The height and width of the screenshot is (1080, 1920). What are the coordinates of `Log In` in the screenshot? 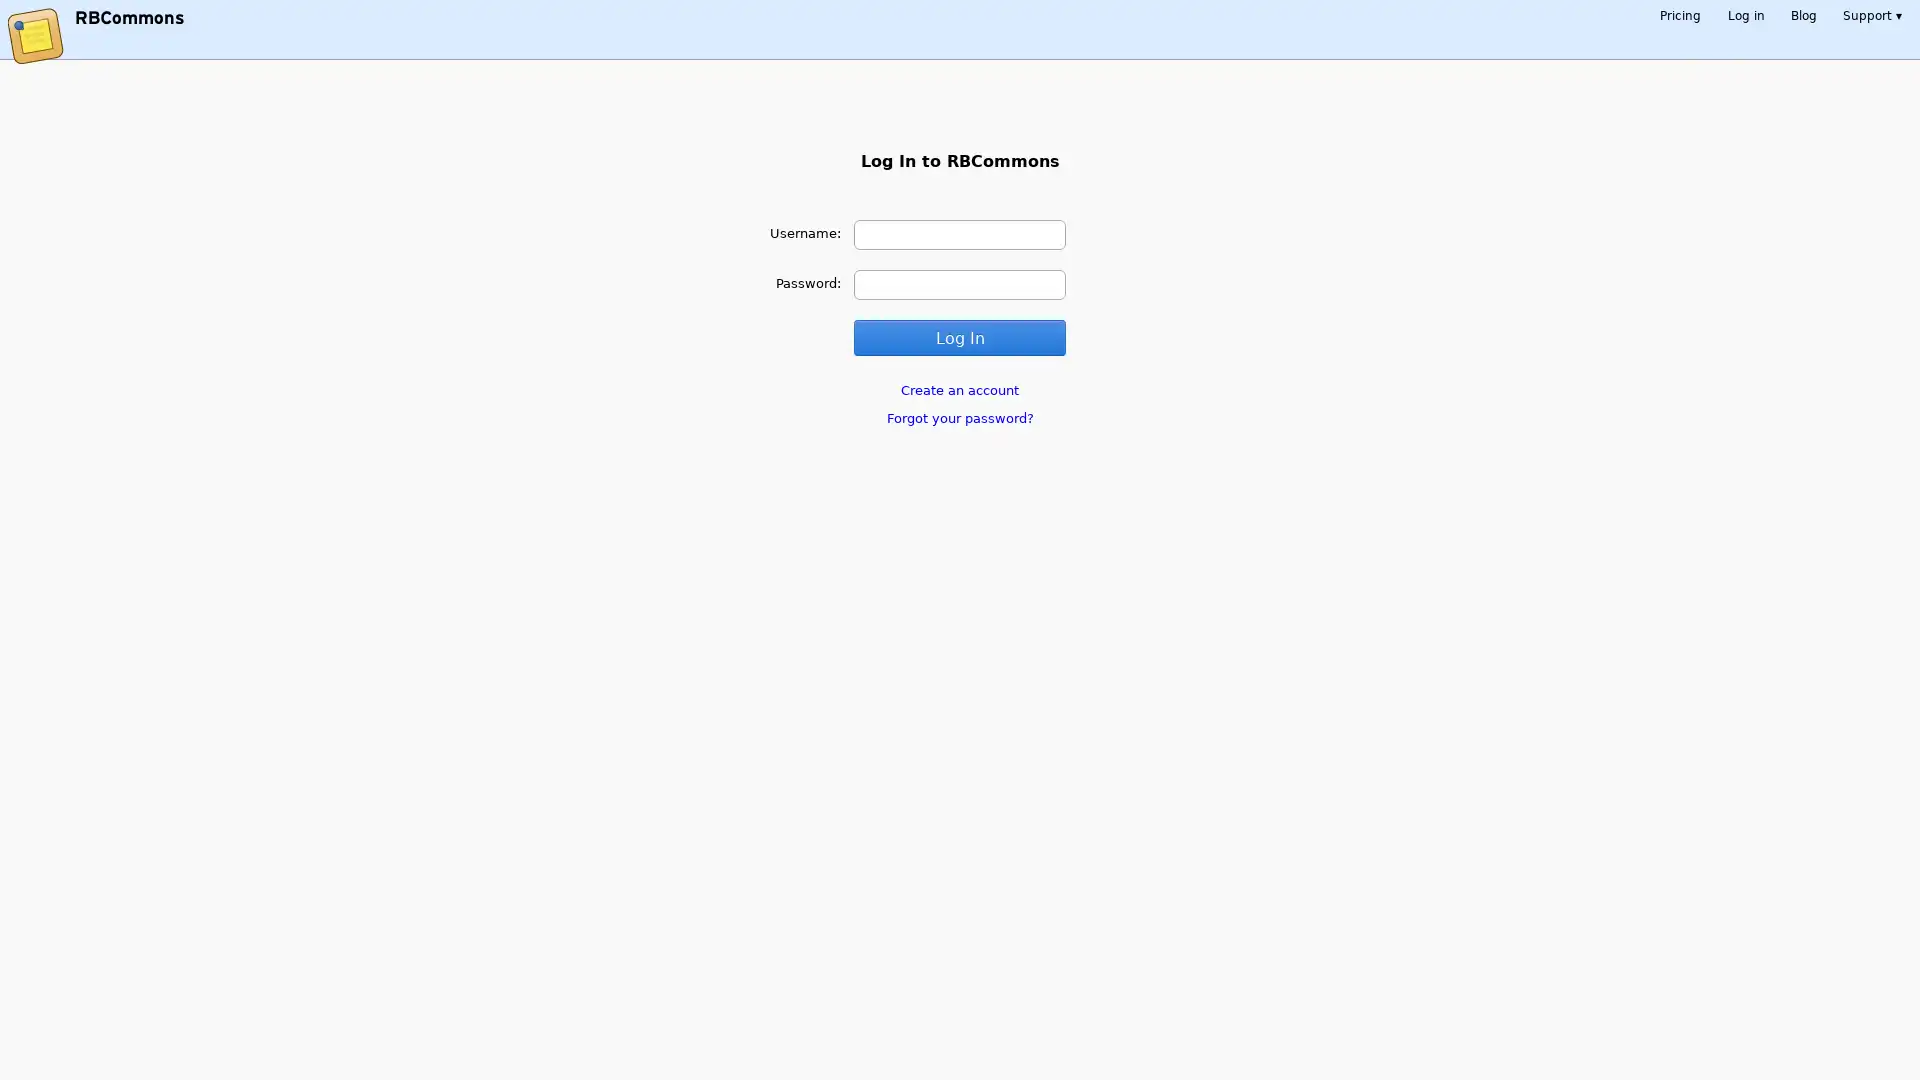 It's located at (958, 336).